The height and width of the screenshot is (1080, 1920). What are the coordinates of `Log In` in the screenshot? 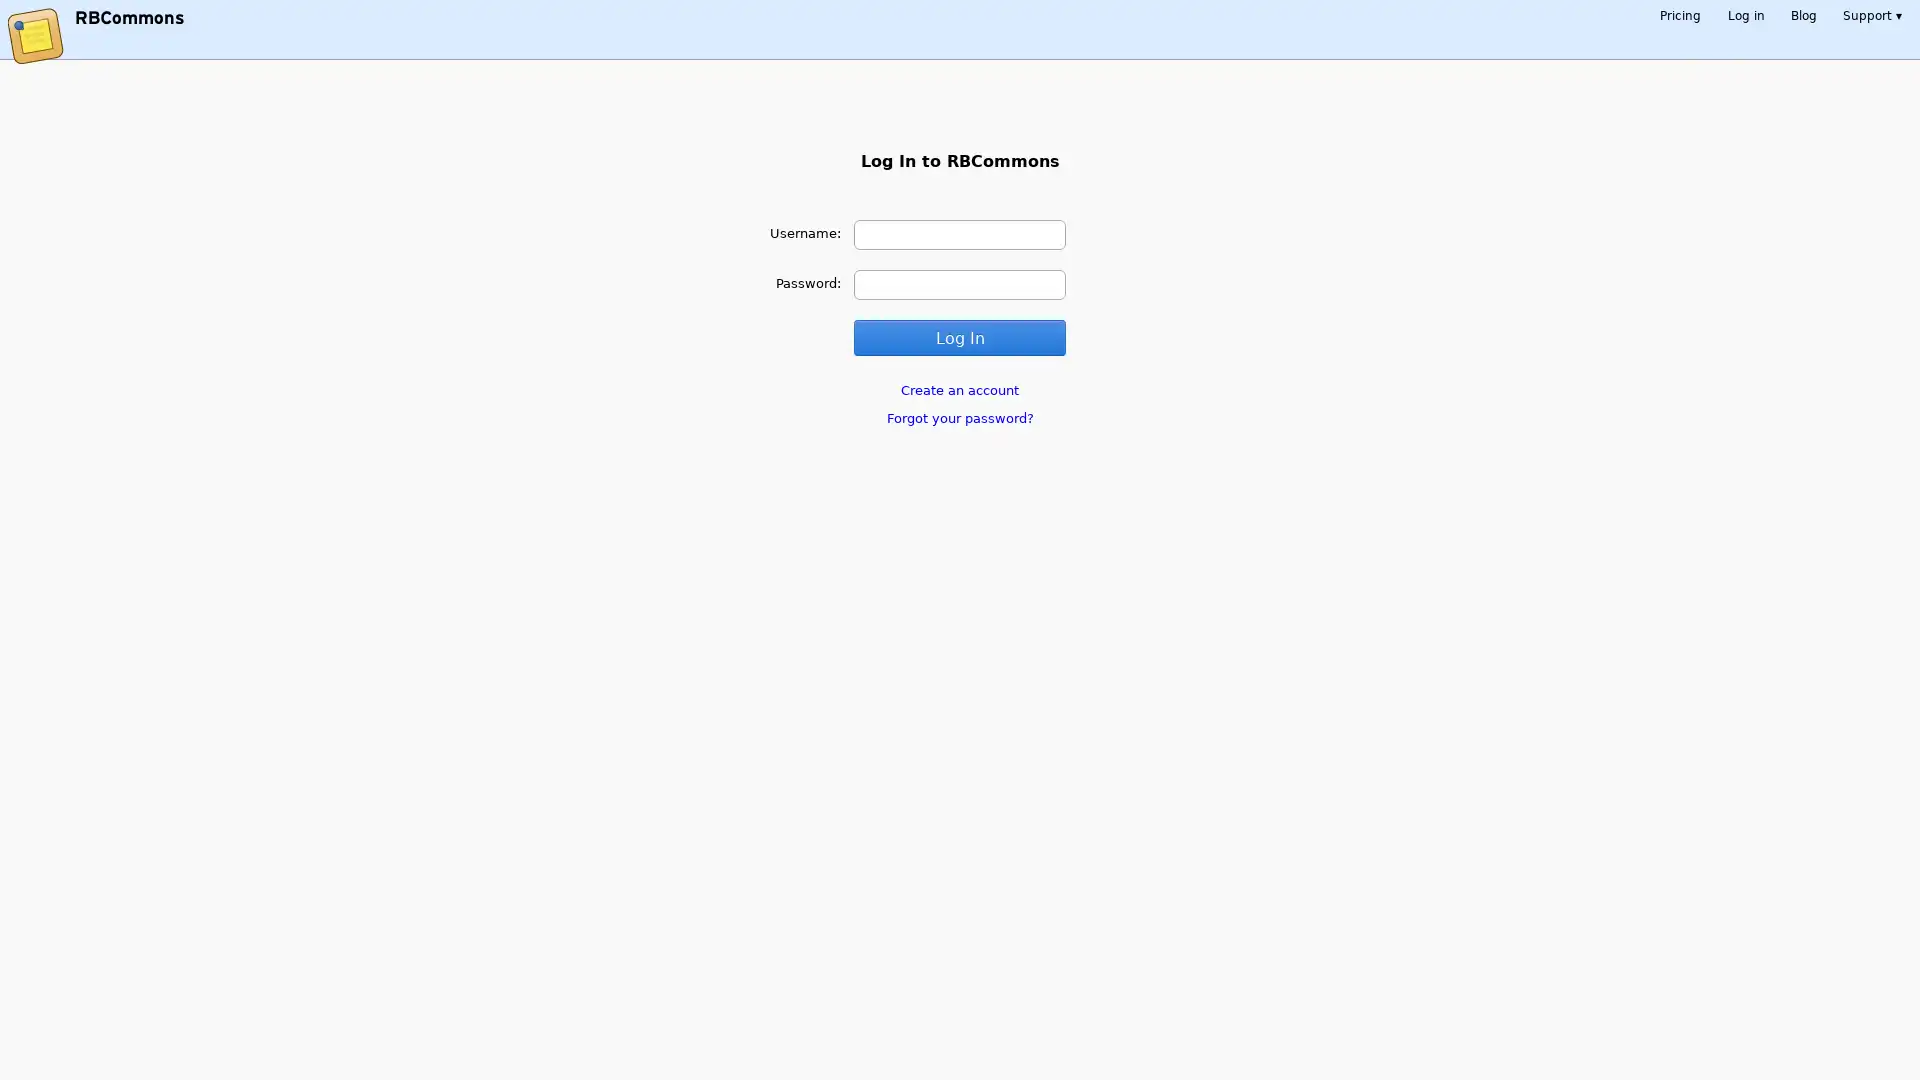 It's located at (958, 336).